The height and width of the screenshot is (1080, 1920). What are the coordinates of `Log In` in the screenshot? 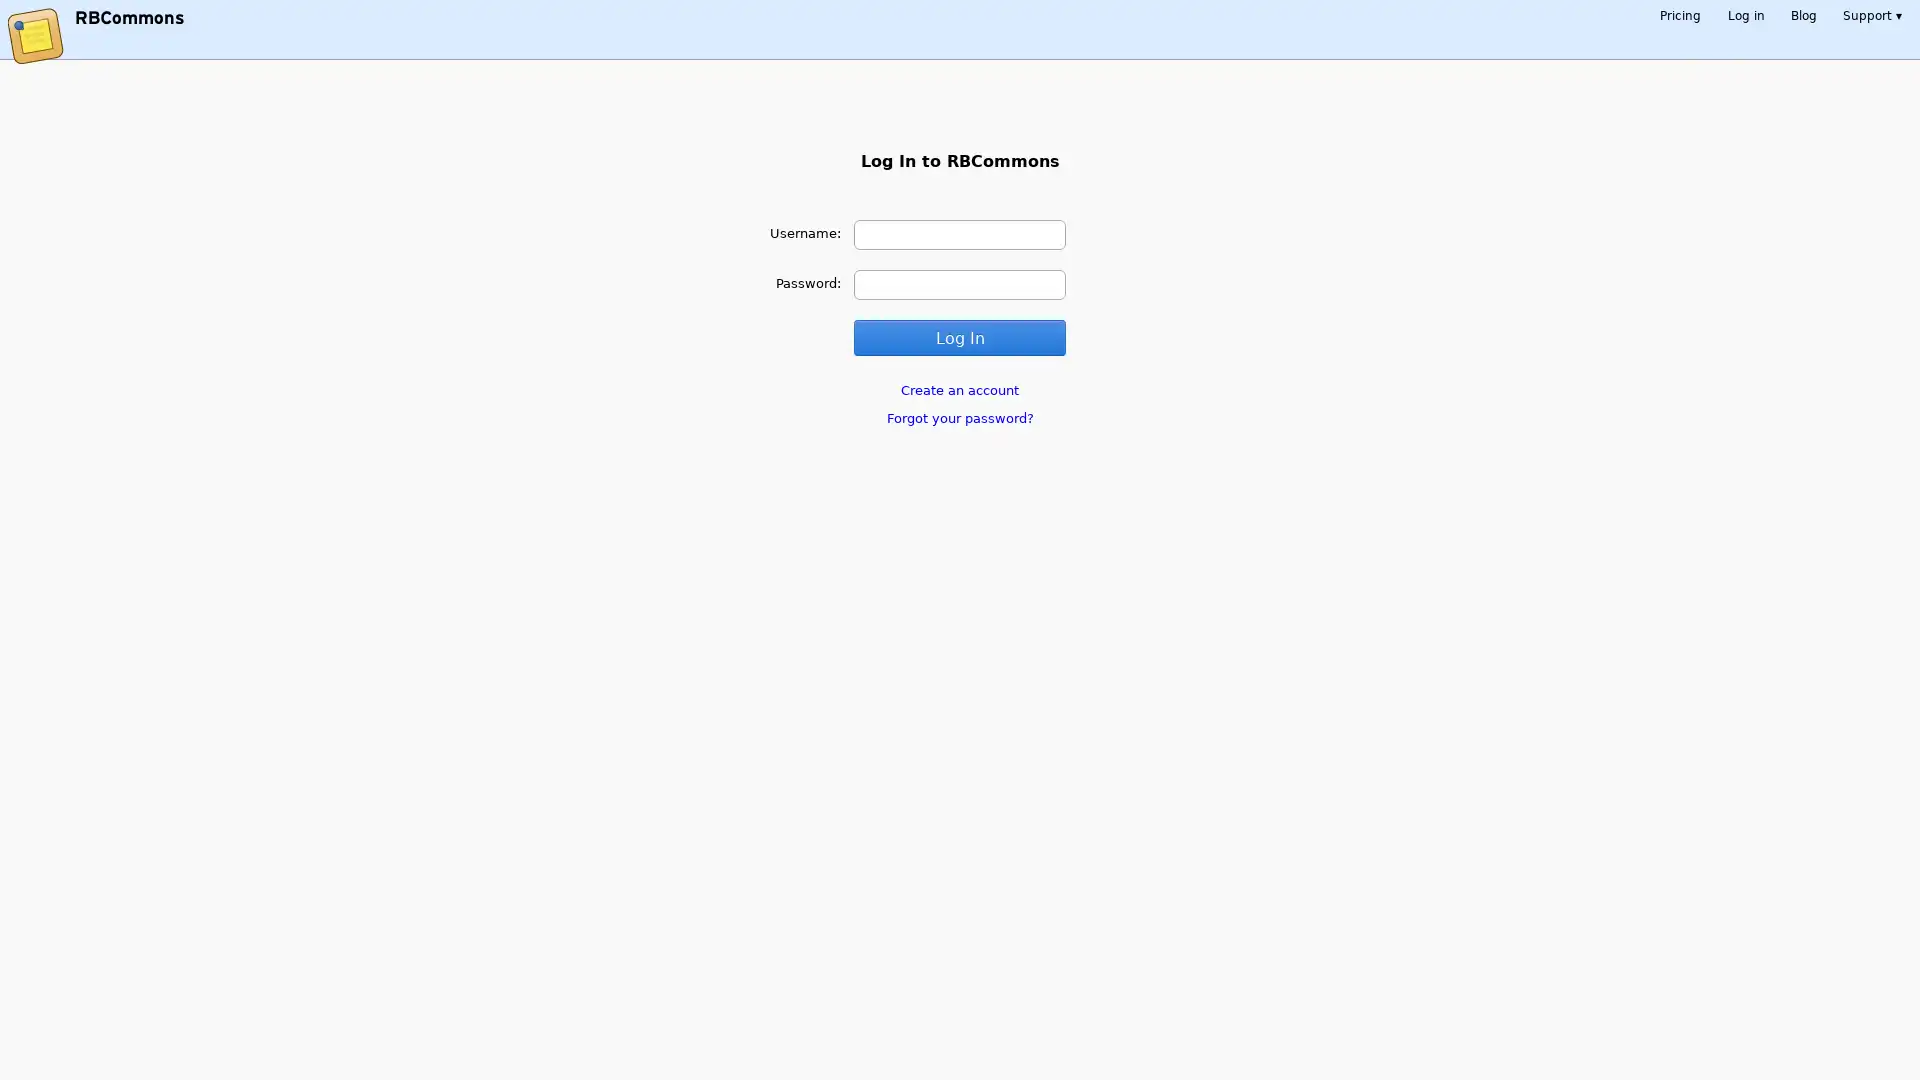 It's located at (958, 336).